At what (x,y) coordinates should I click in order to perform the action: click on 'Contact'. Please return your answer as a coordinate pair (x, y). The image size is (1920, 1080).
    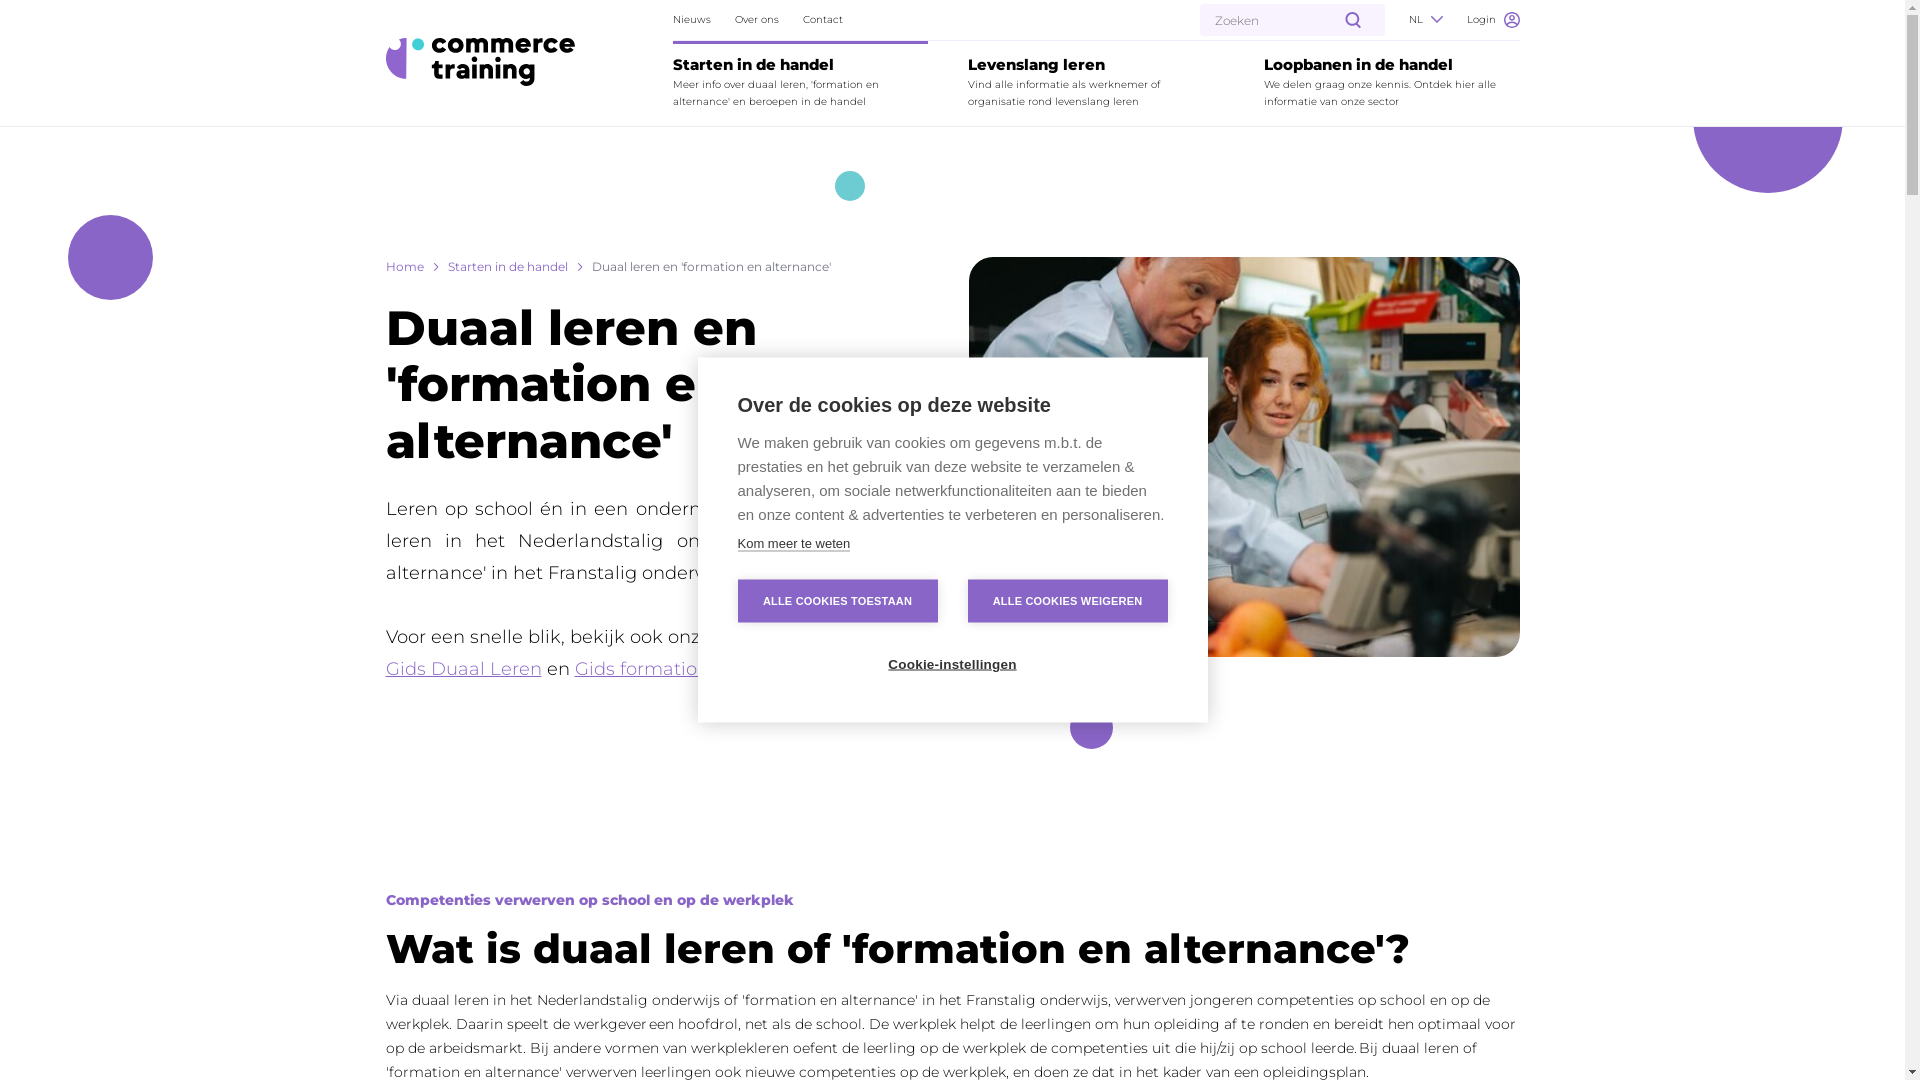
    Looking at the image, I should click on (822, 19).